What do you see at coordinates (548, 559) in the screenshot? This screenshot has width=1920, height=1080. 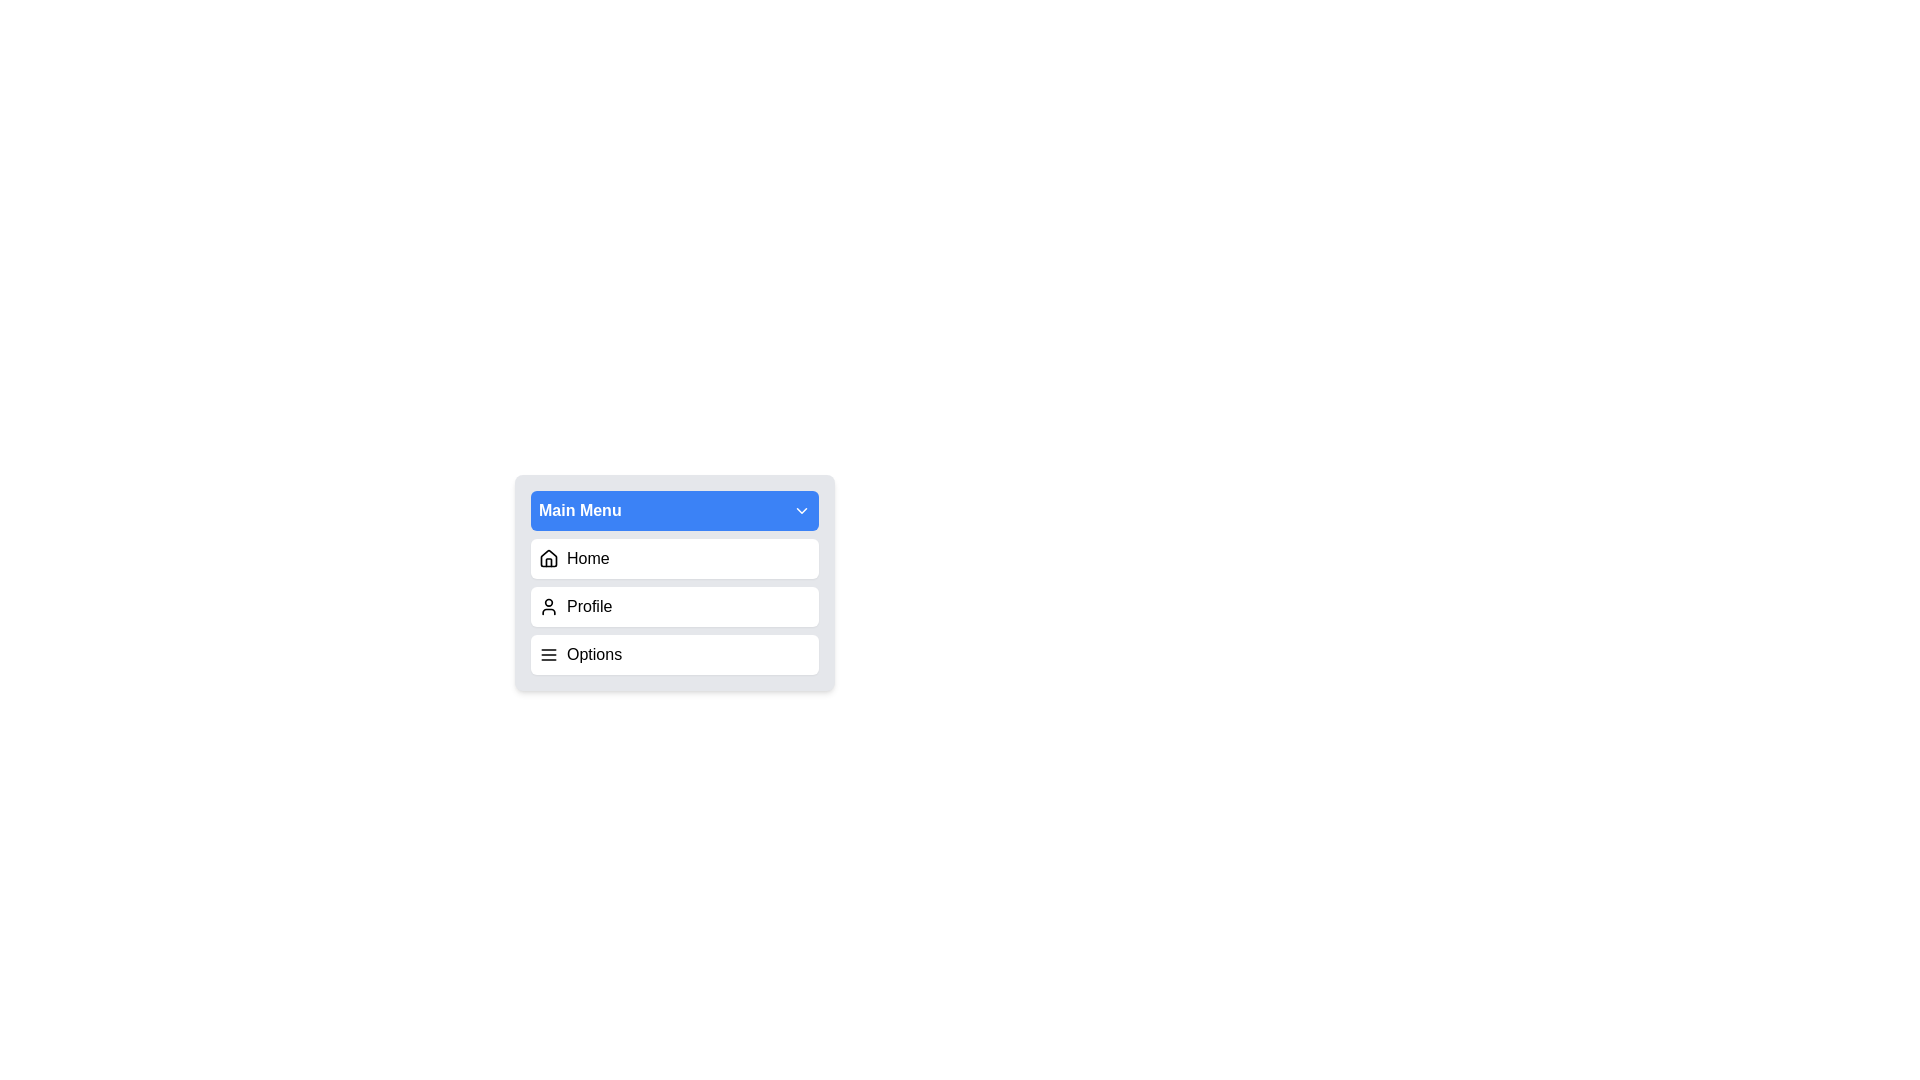 I see `the 'Home' icon, which is a visual indicator located at the leftmost side of the navigation menu` at bounding box center [548, 559].